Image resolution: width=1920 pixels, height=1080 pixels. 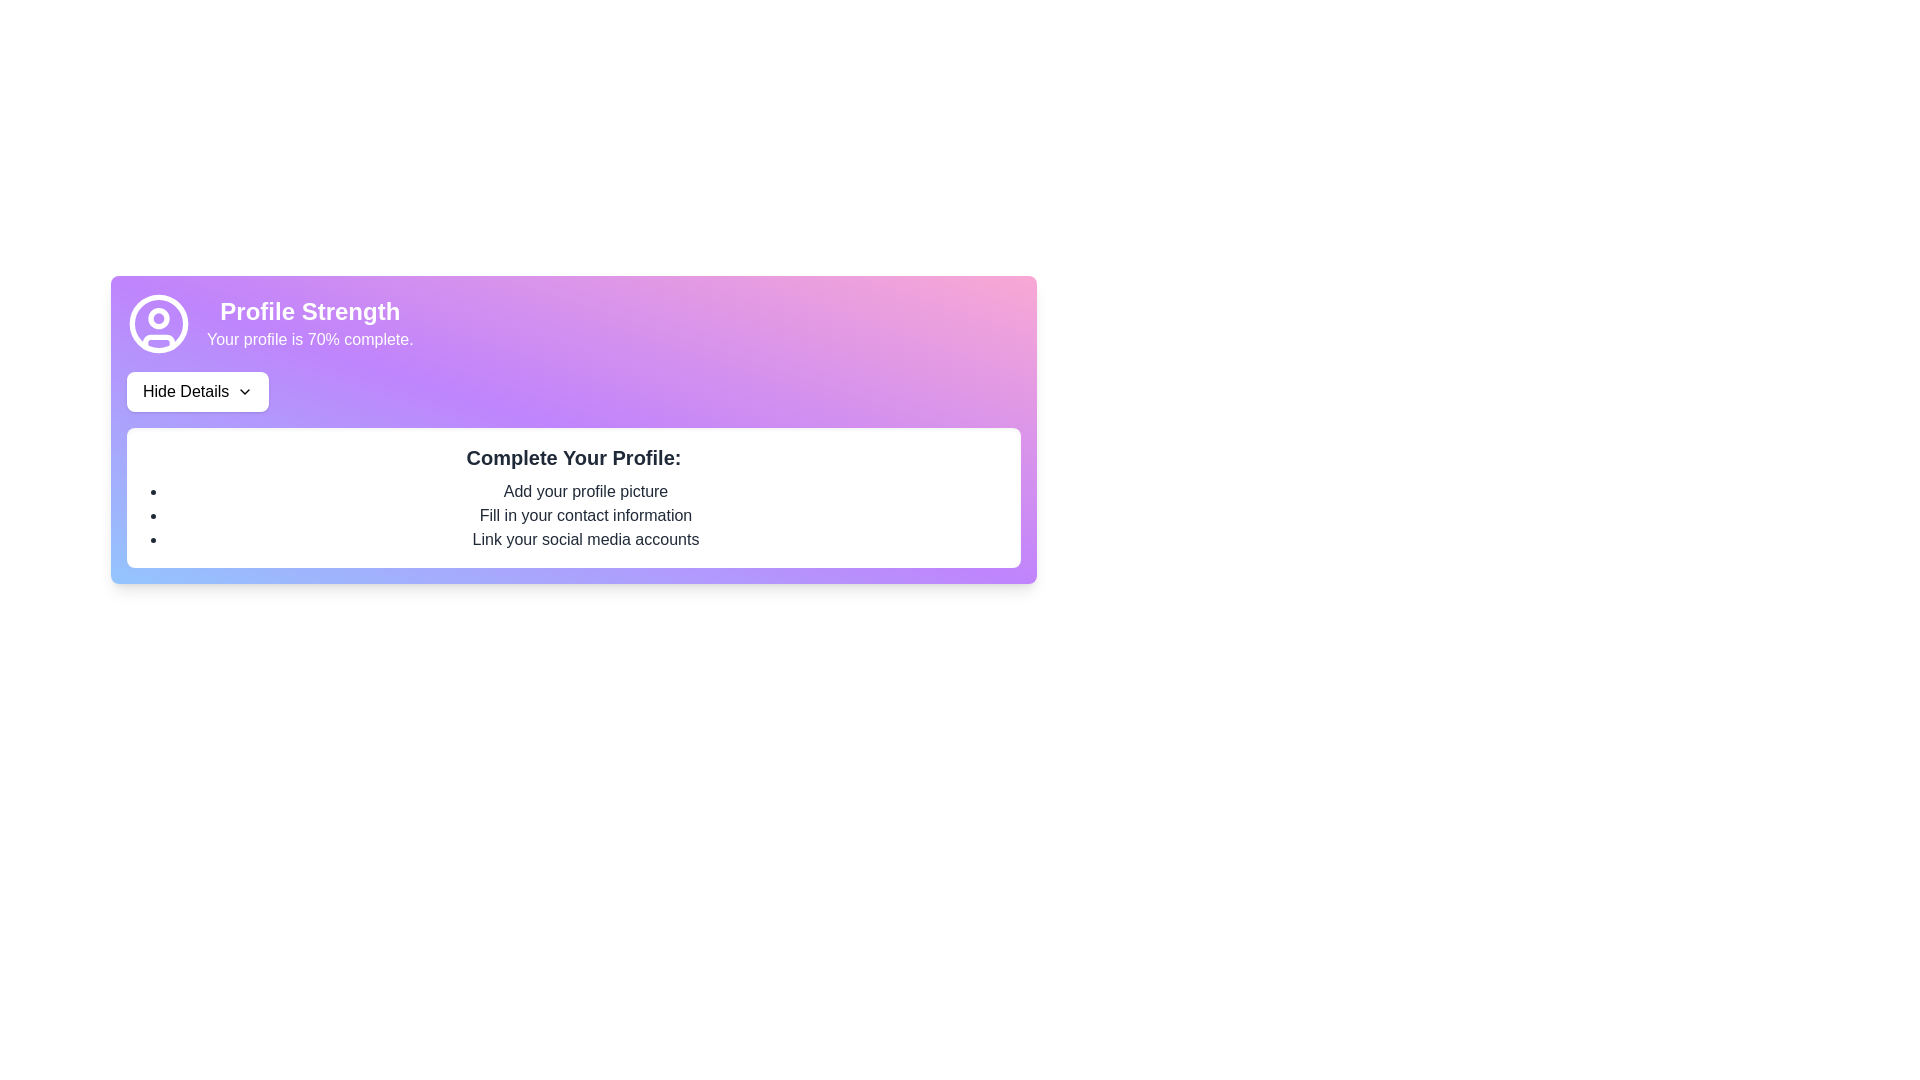 I want to click on the User profile icon, which is a circular icon with a head and shoulders silhouette in white, surrounded by a purple frame, located at the top left of the 'Profile Strength' box, so click(x=157, y=323).